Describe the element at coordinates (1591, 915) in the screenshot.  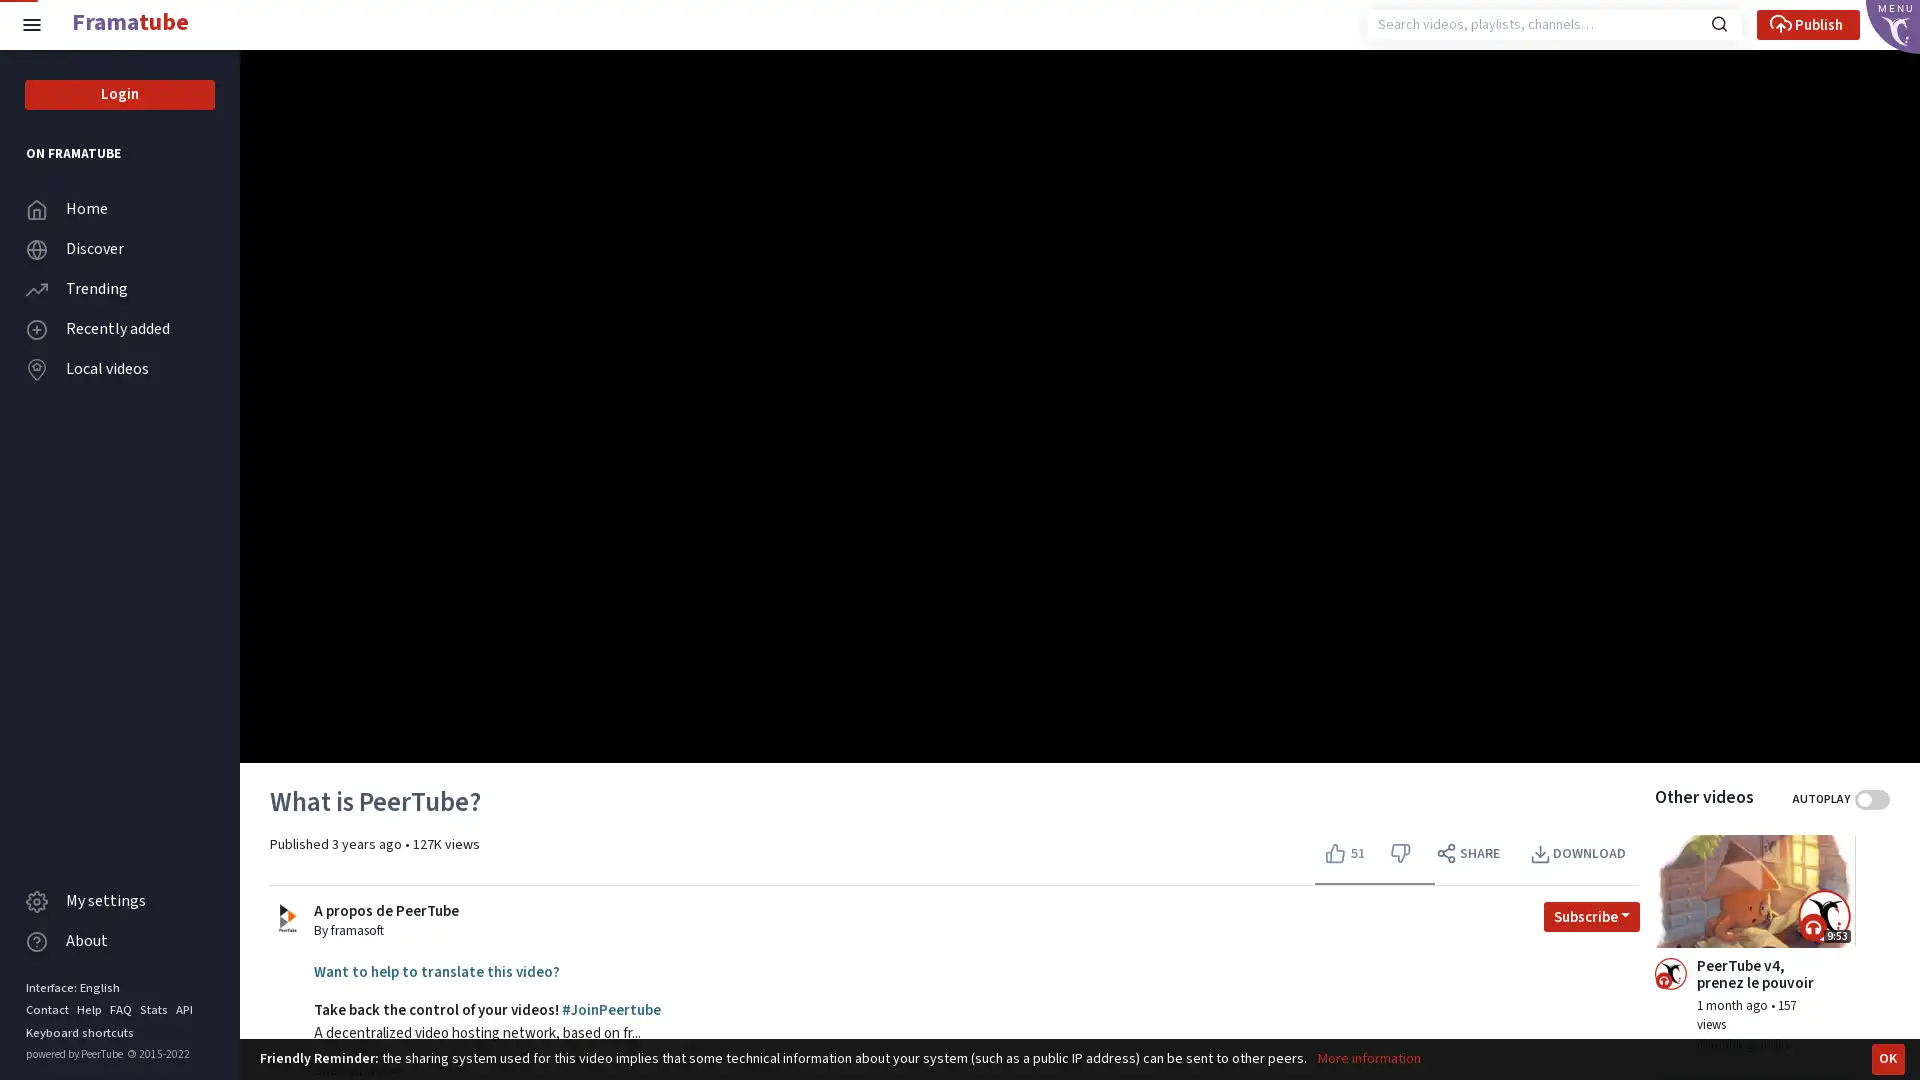
I see `Open subscription dropdown` at that location.